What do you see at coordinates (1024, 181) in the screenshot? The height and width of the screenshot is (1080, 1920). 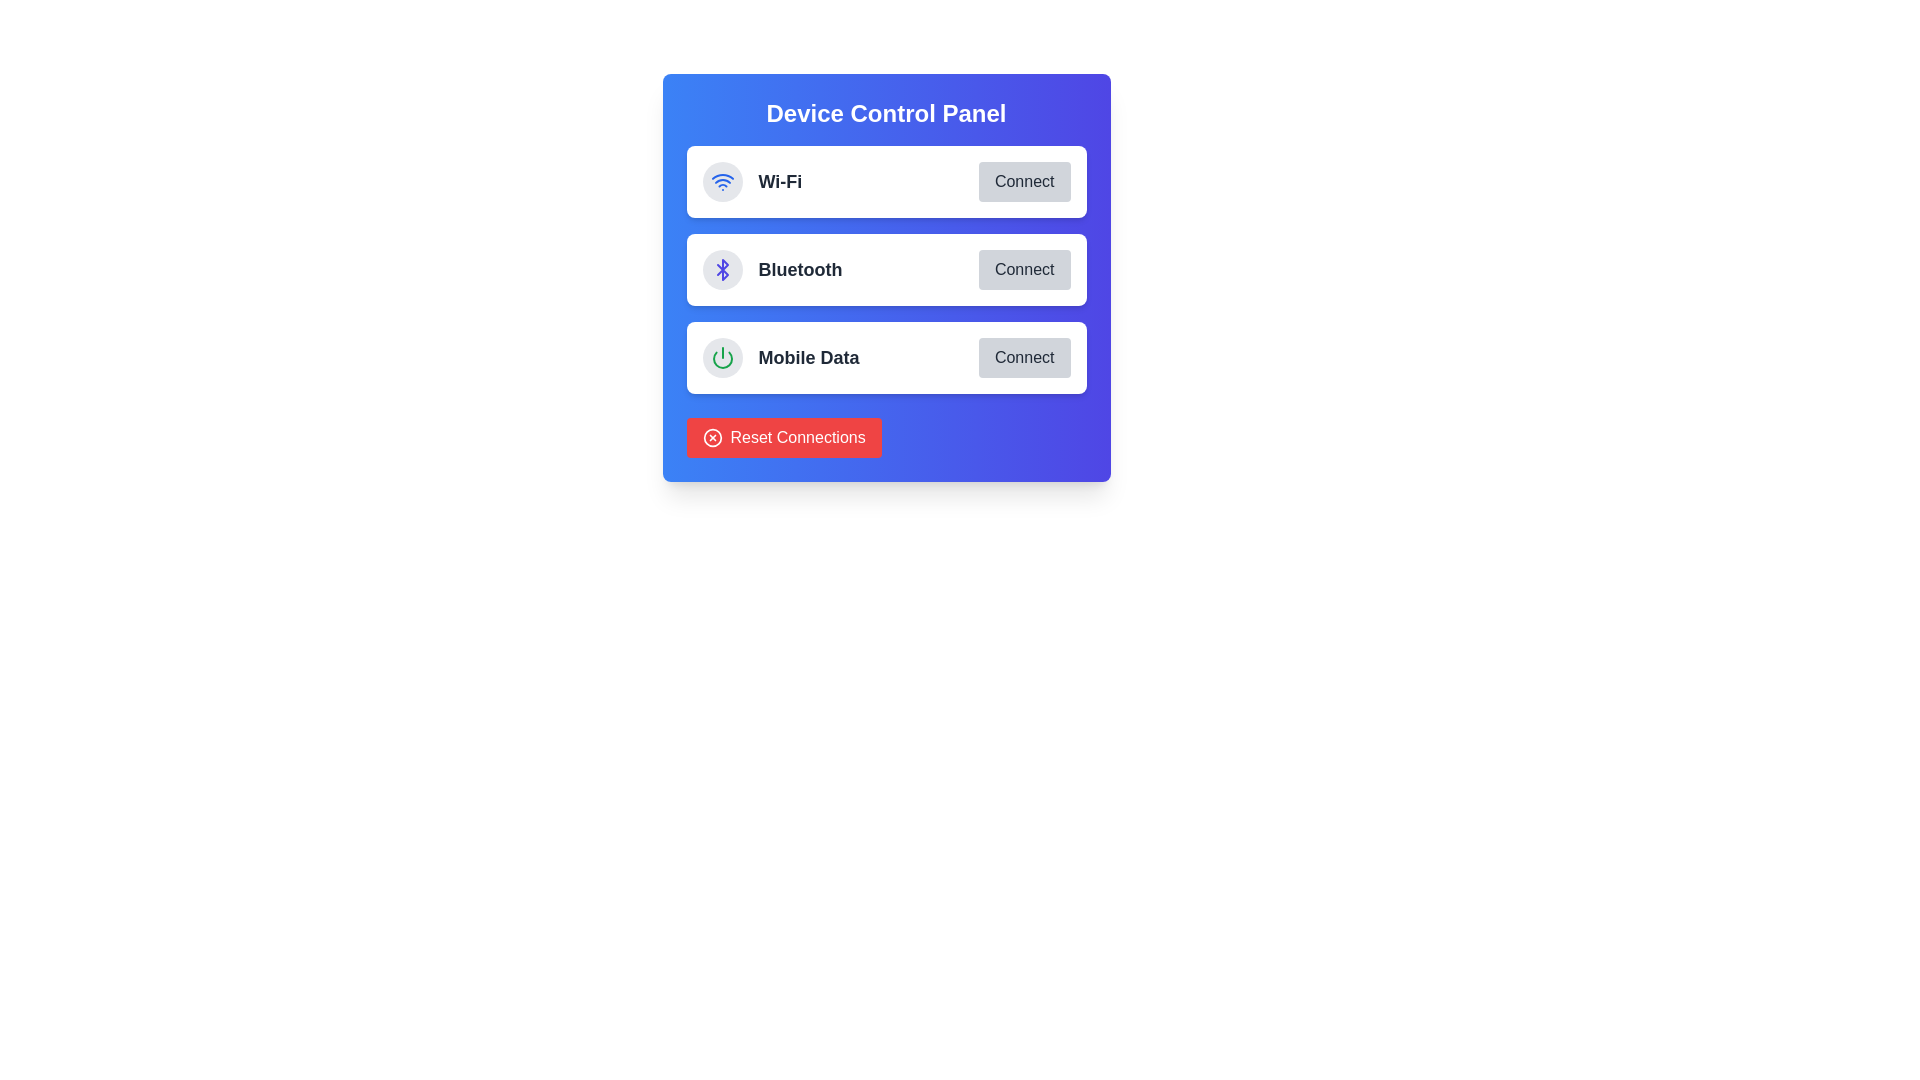 I see `the rectangular 'Connect' button with a rounded shape, which has a gray background and is located at the top row of the Wi-Fi section` at bounding box center [1024, 181].